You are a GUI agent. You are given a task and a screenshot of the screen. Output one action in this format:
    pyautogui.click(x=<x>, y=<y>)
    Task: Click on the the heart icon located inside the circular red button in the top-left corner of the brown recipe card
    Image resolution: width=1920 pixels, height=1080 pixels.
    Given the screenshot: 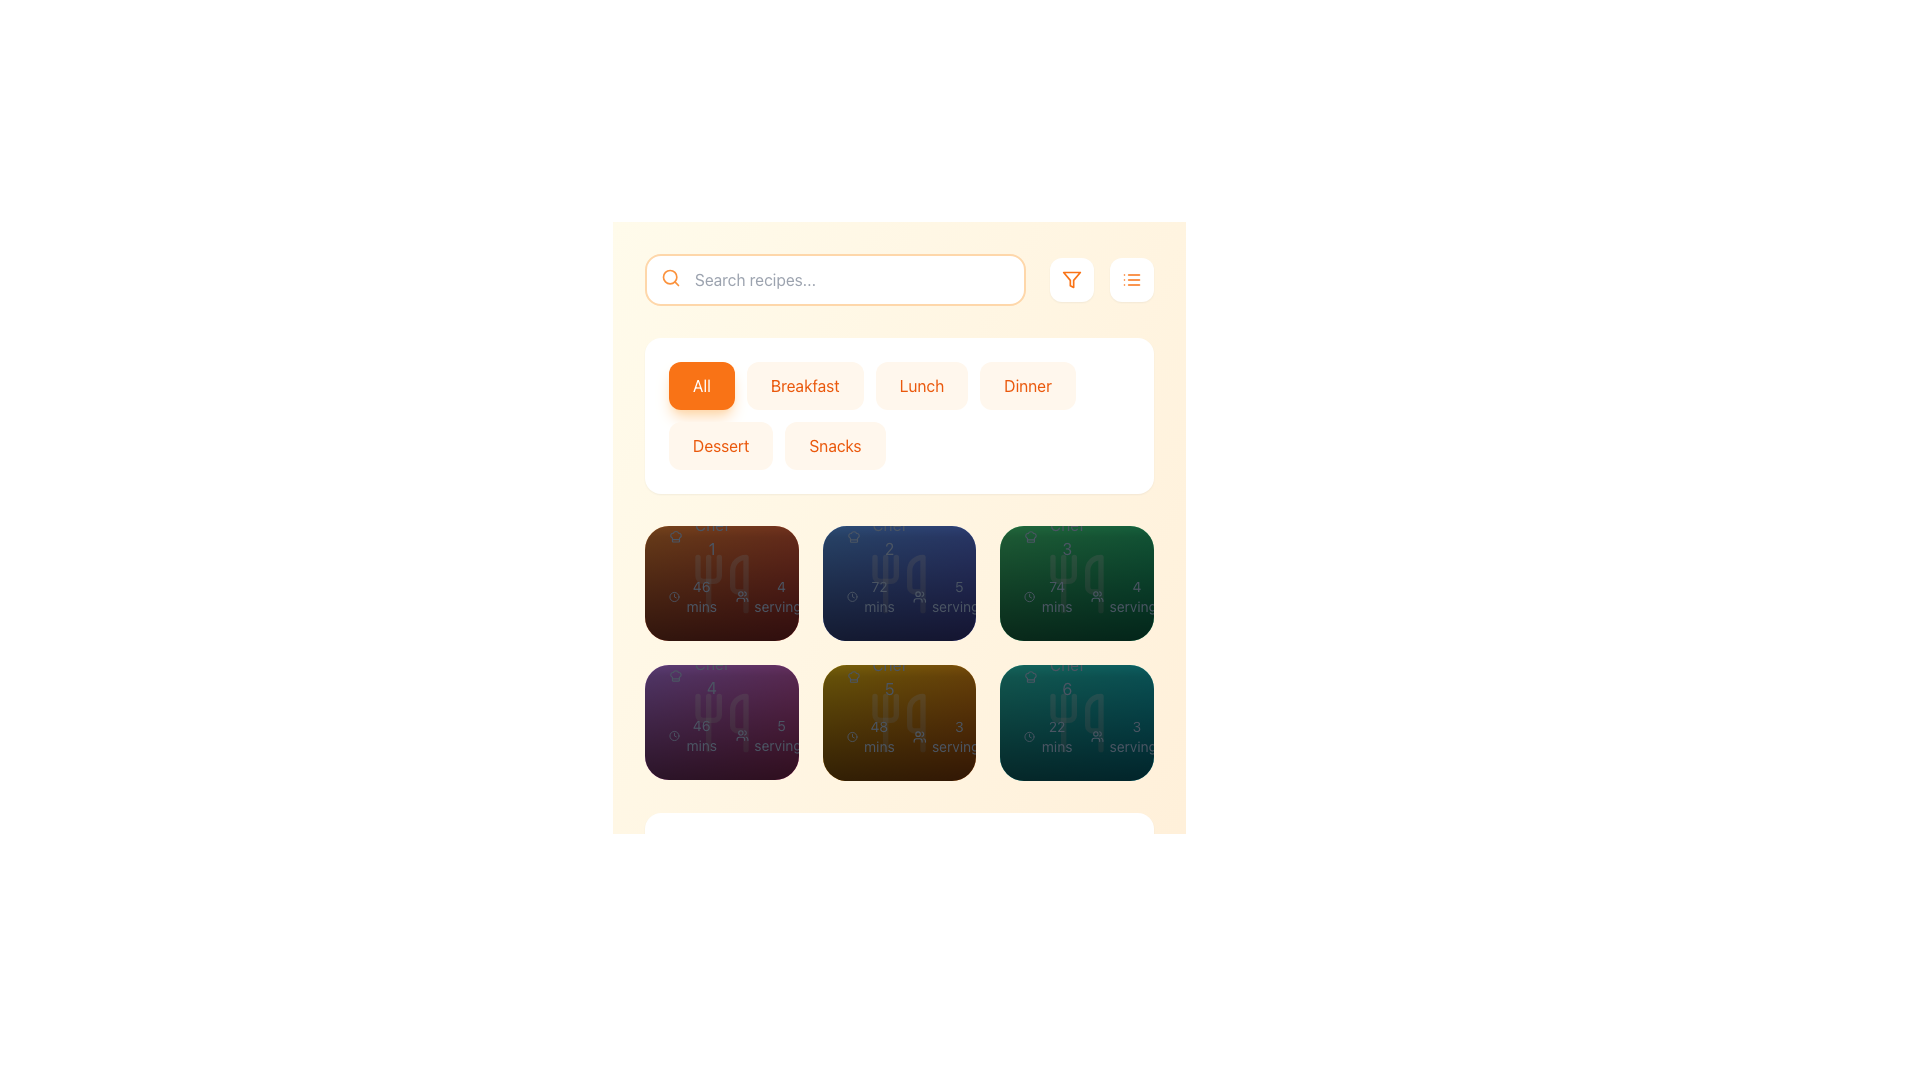 What is the action you would take?
    pyautogui.click(x=661, y=583)
    